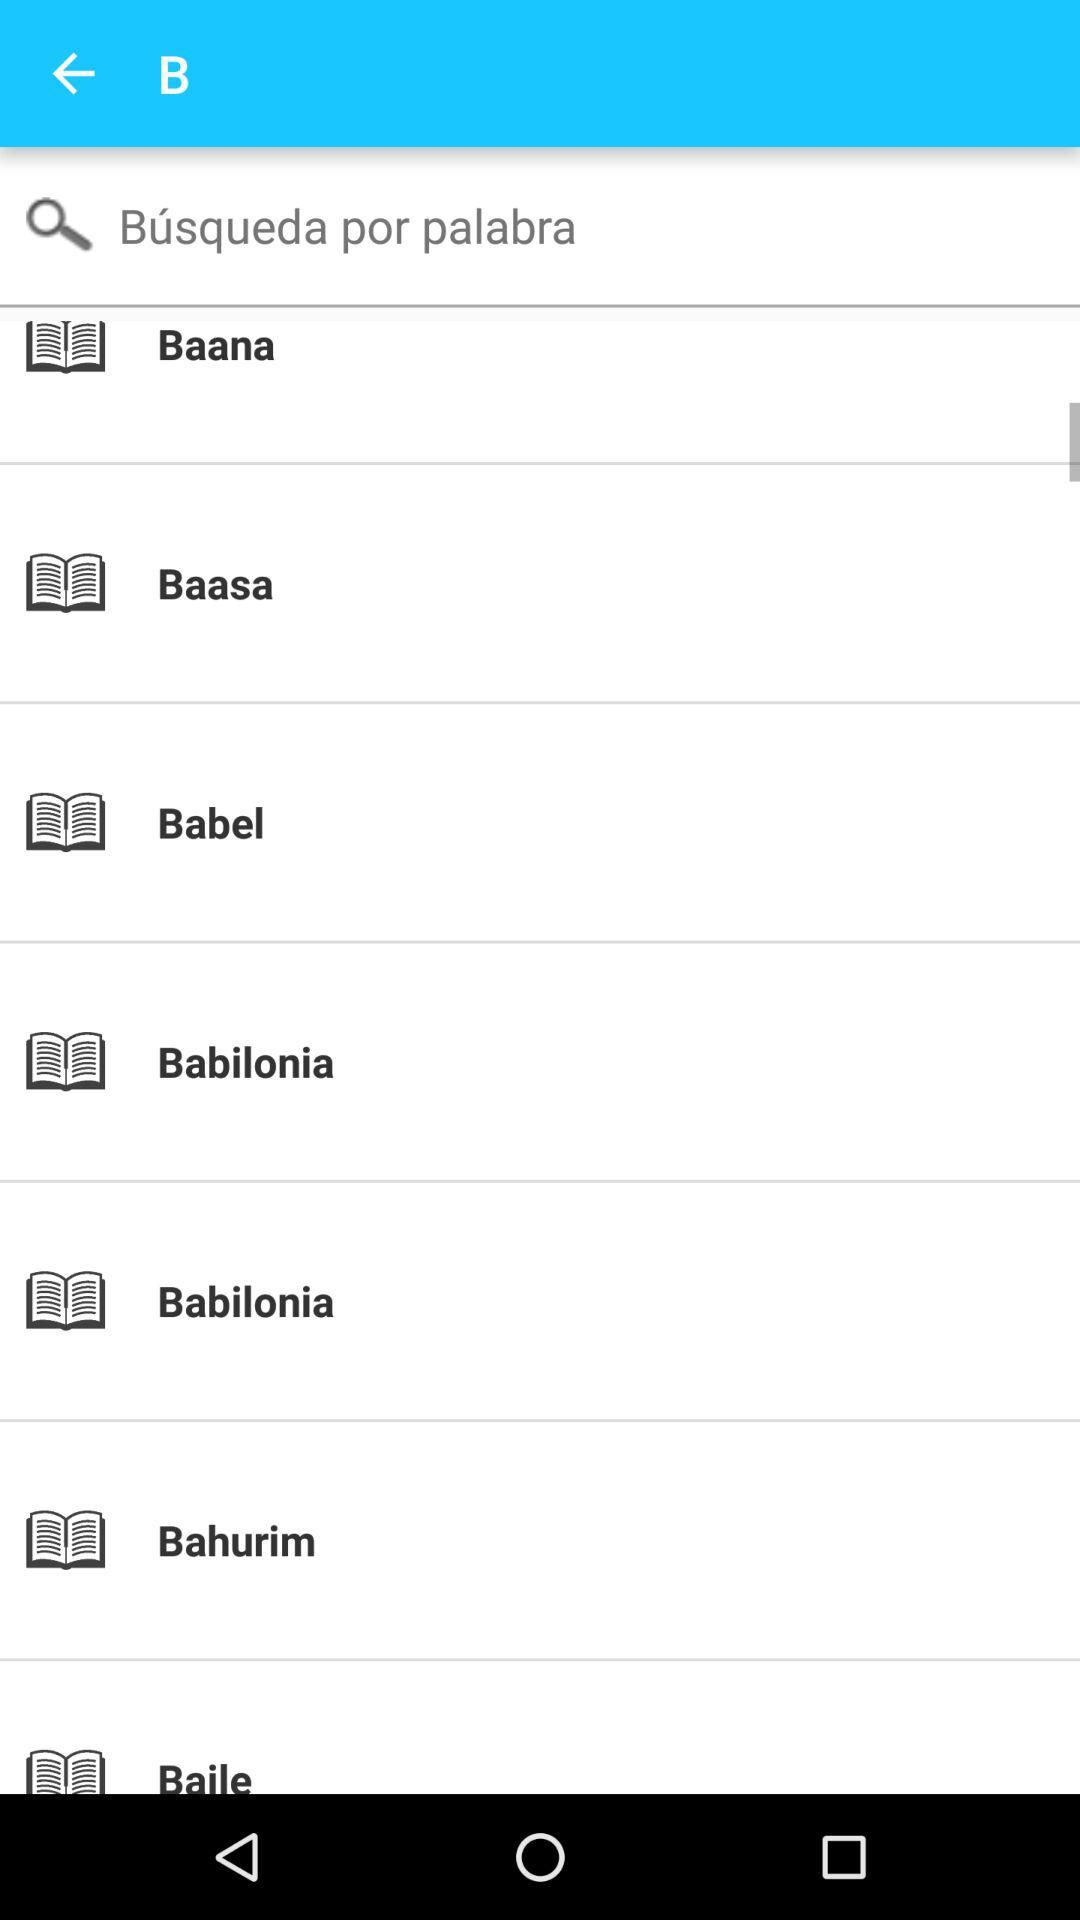 This screenshot has width=1080, height=1920. Describe the element at coordinates (574, 822) in the screenshot. I see `babel icon` at that location.